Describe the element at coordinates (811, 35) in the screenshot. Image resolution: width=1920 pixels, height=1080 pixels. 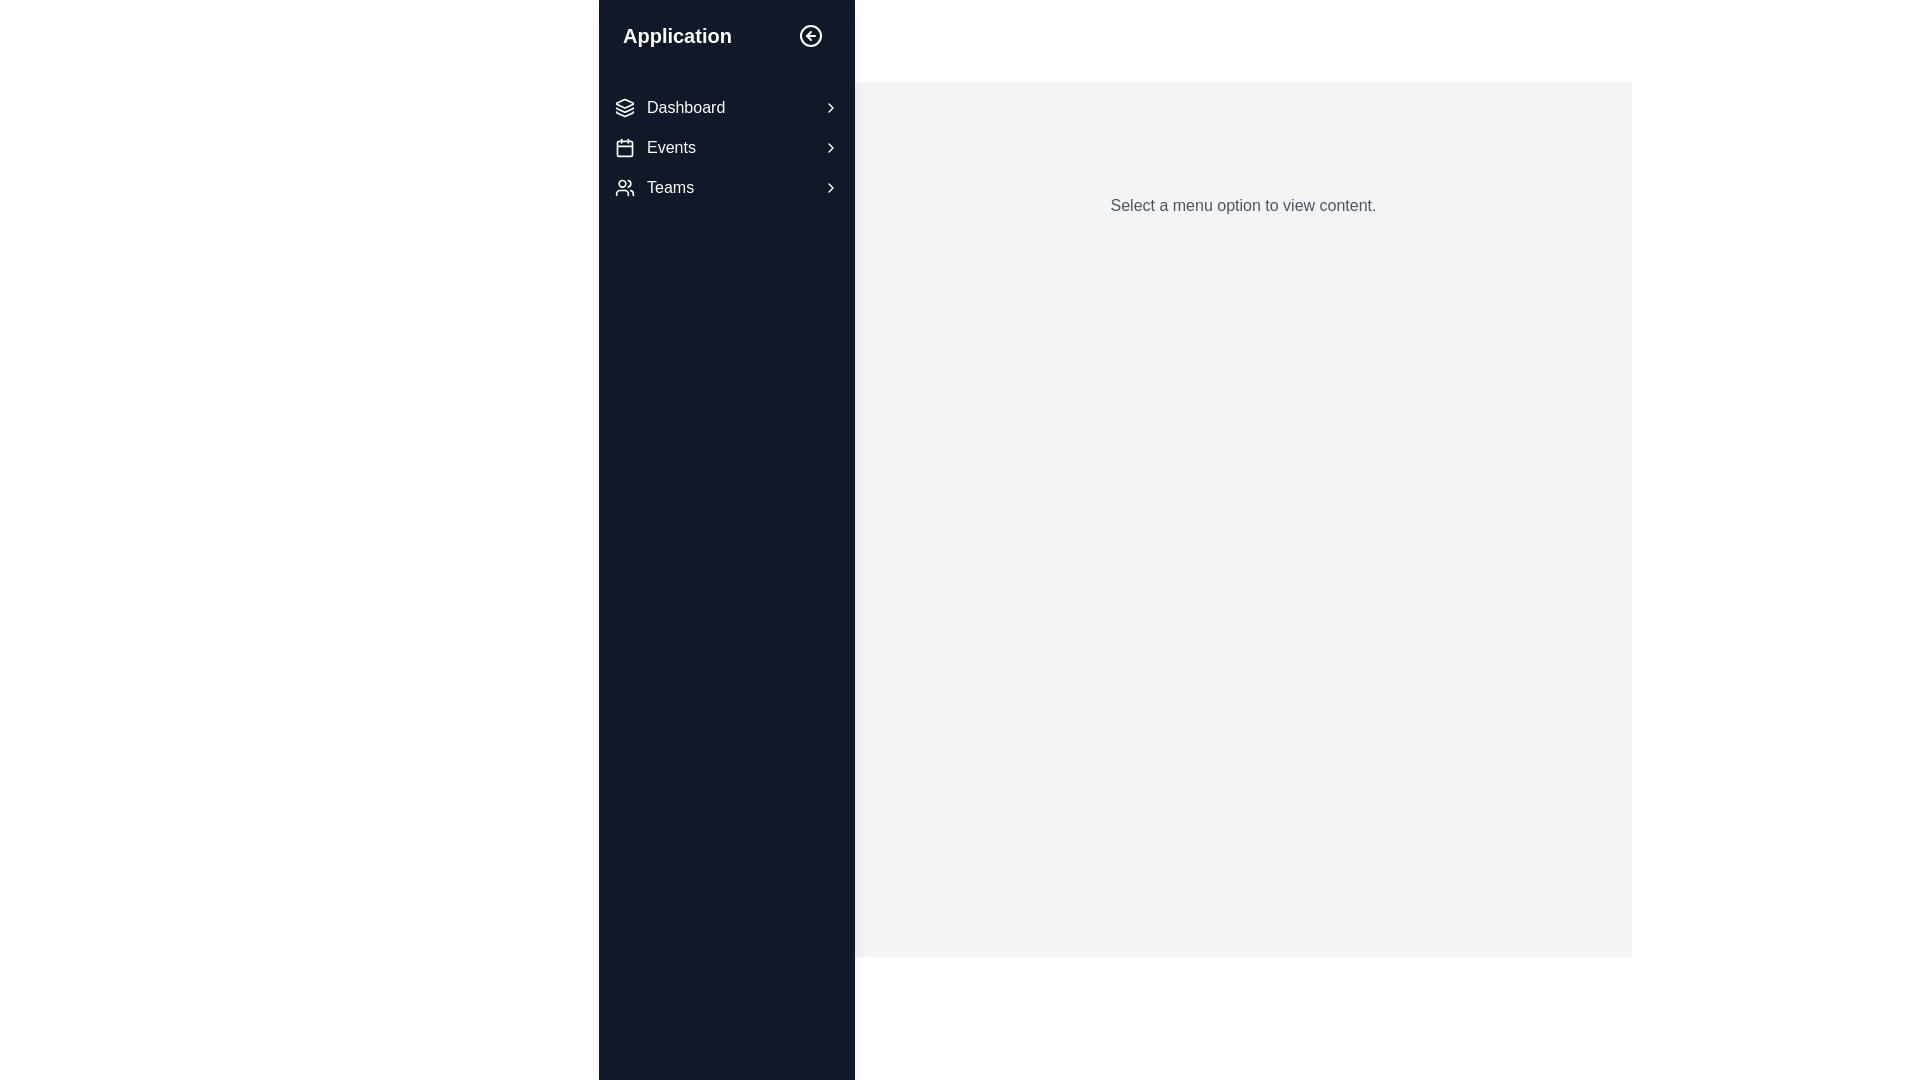
I see `SVG circle outline that forms part of a circular arrow graphic located at the top right of the sidebar section` at that location.